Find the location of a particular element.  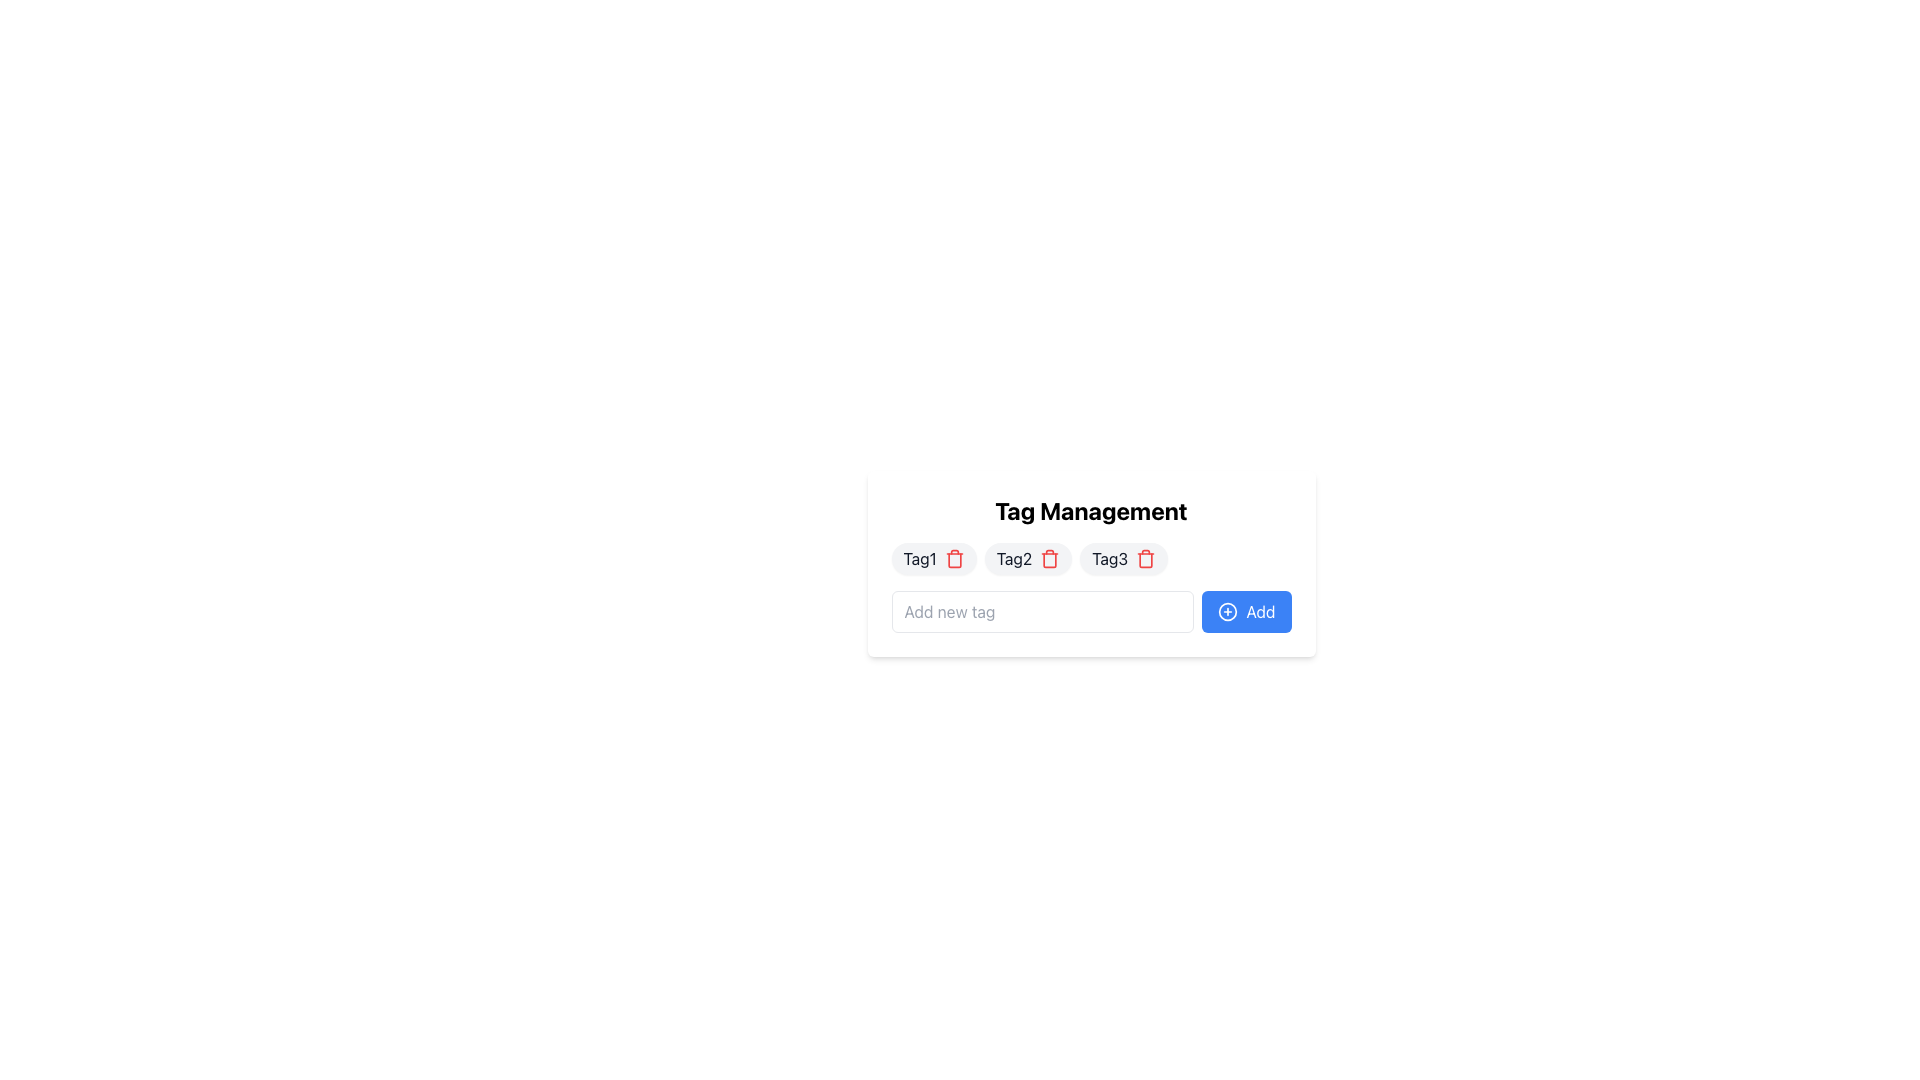

the decorative icon within the 'Add' button, positioned to the left of the 'Add' text label, located at the bottom-right corner of the tag management interface is located at coordinates (1227, 611).